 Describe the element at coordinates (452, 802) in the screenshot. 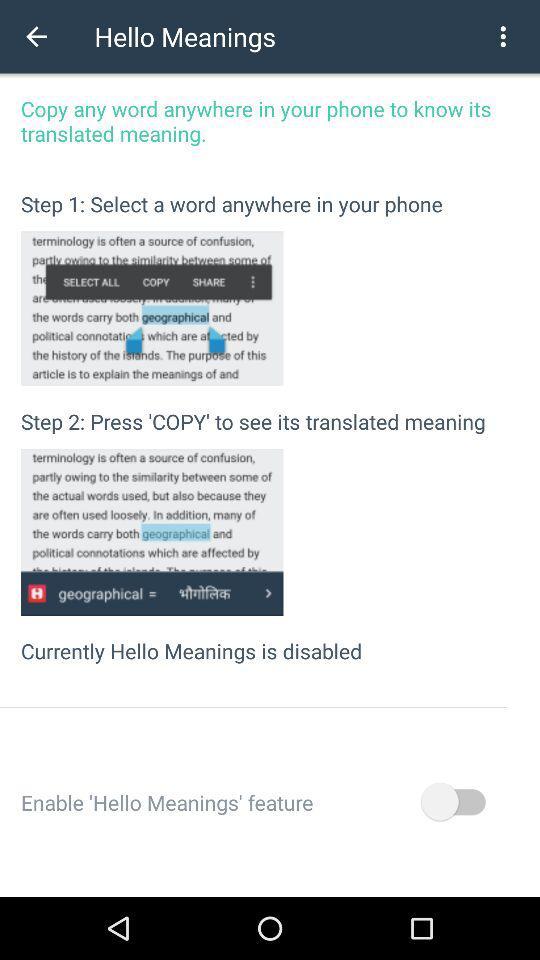

I see `switch to enable` at that location.